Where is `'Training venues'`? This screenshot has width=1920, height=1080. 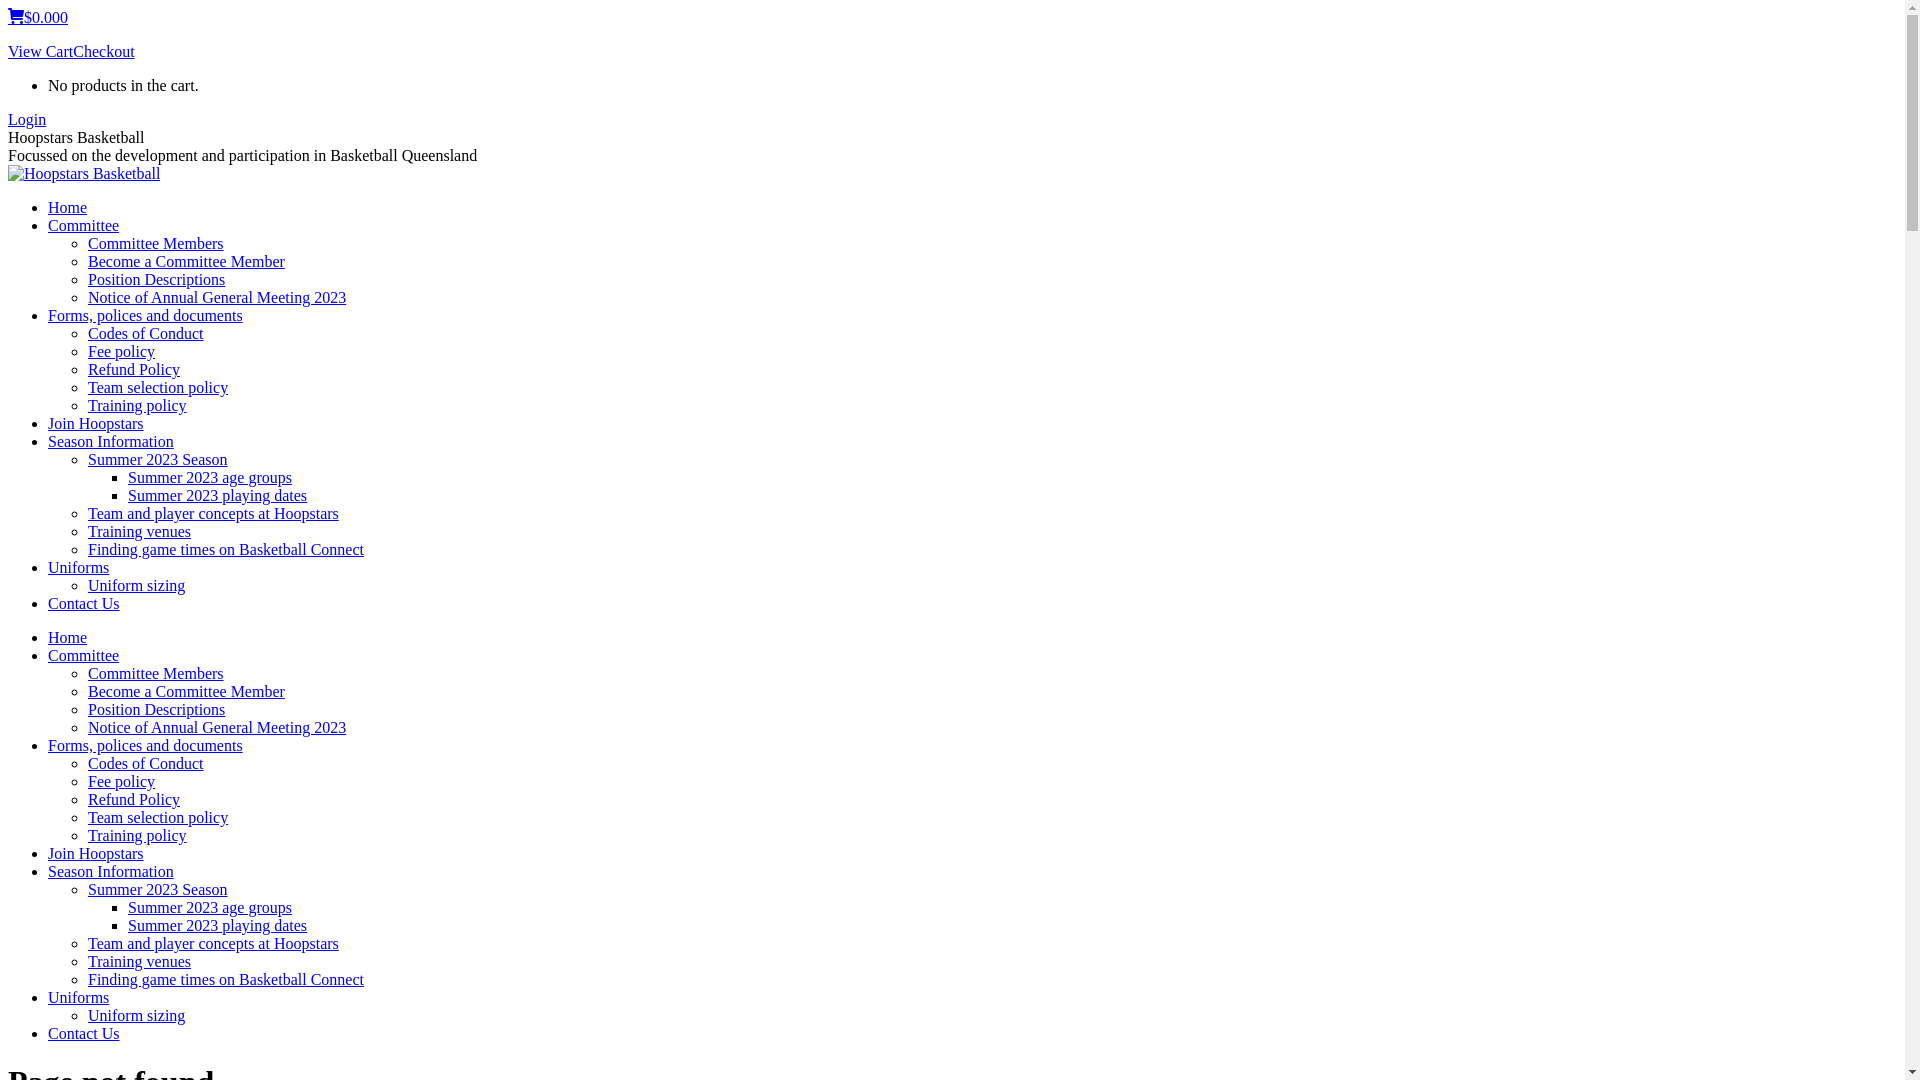
'Training venues' is located at coordinates (138, 530).